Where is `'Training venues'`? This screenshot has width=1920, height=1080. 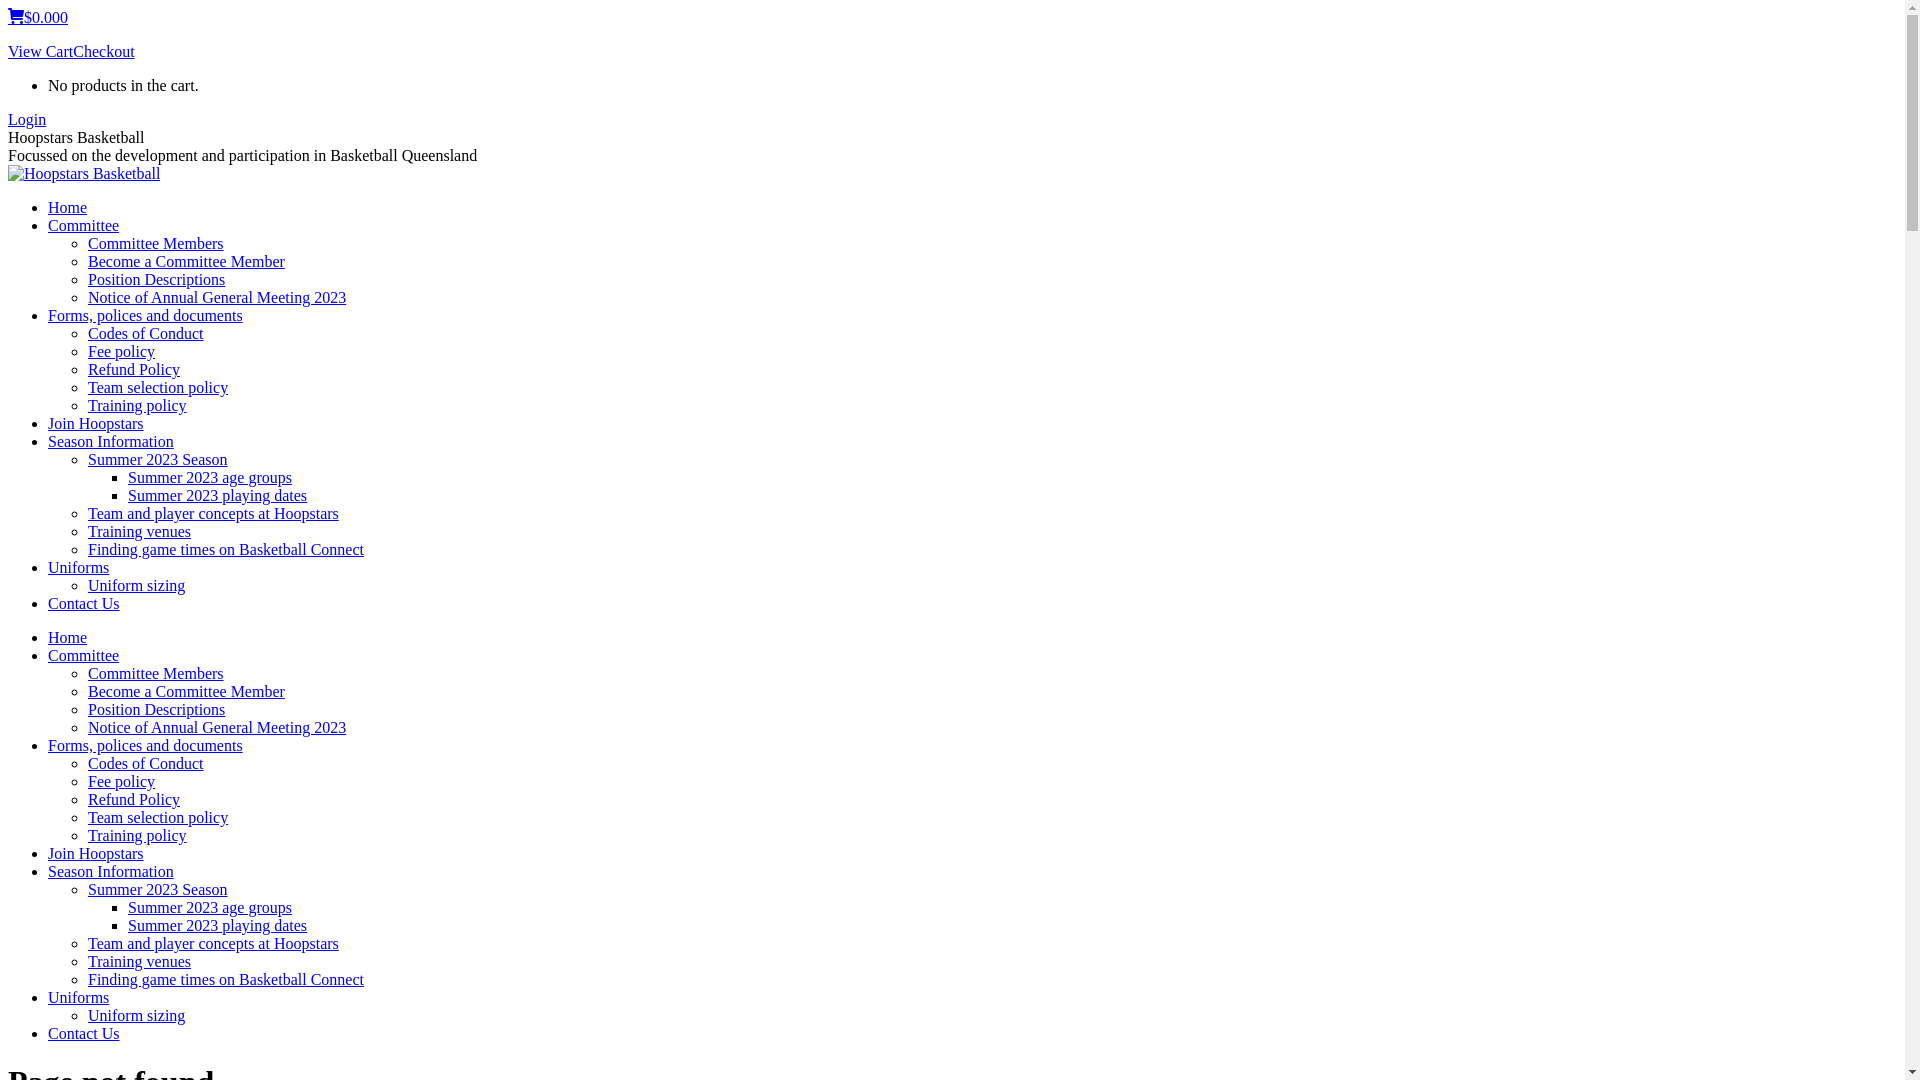
'Training venues' is located at coordinates (138, 530).